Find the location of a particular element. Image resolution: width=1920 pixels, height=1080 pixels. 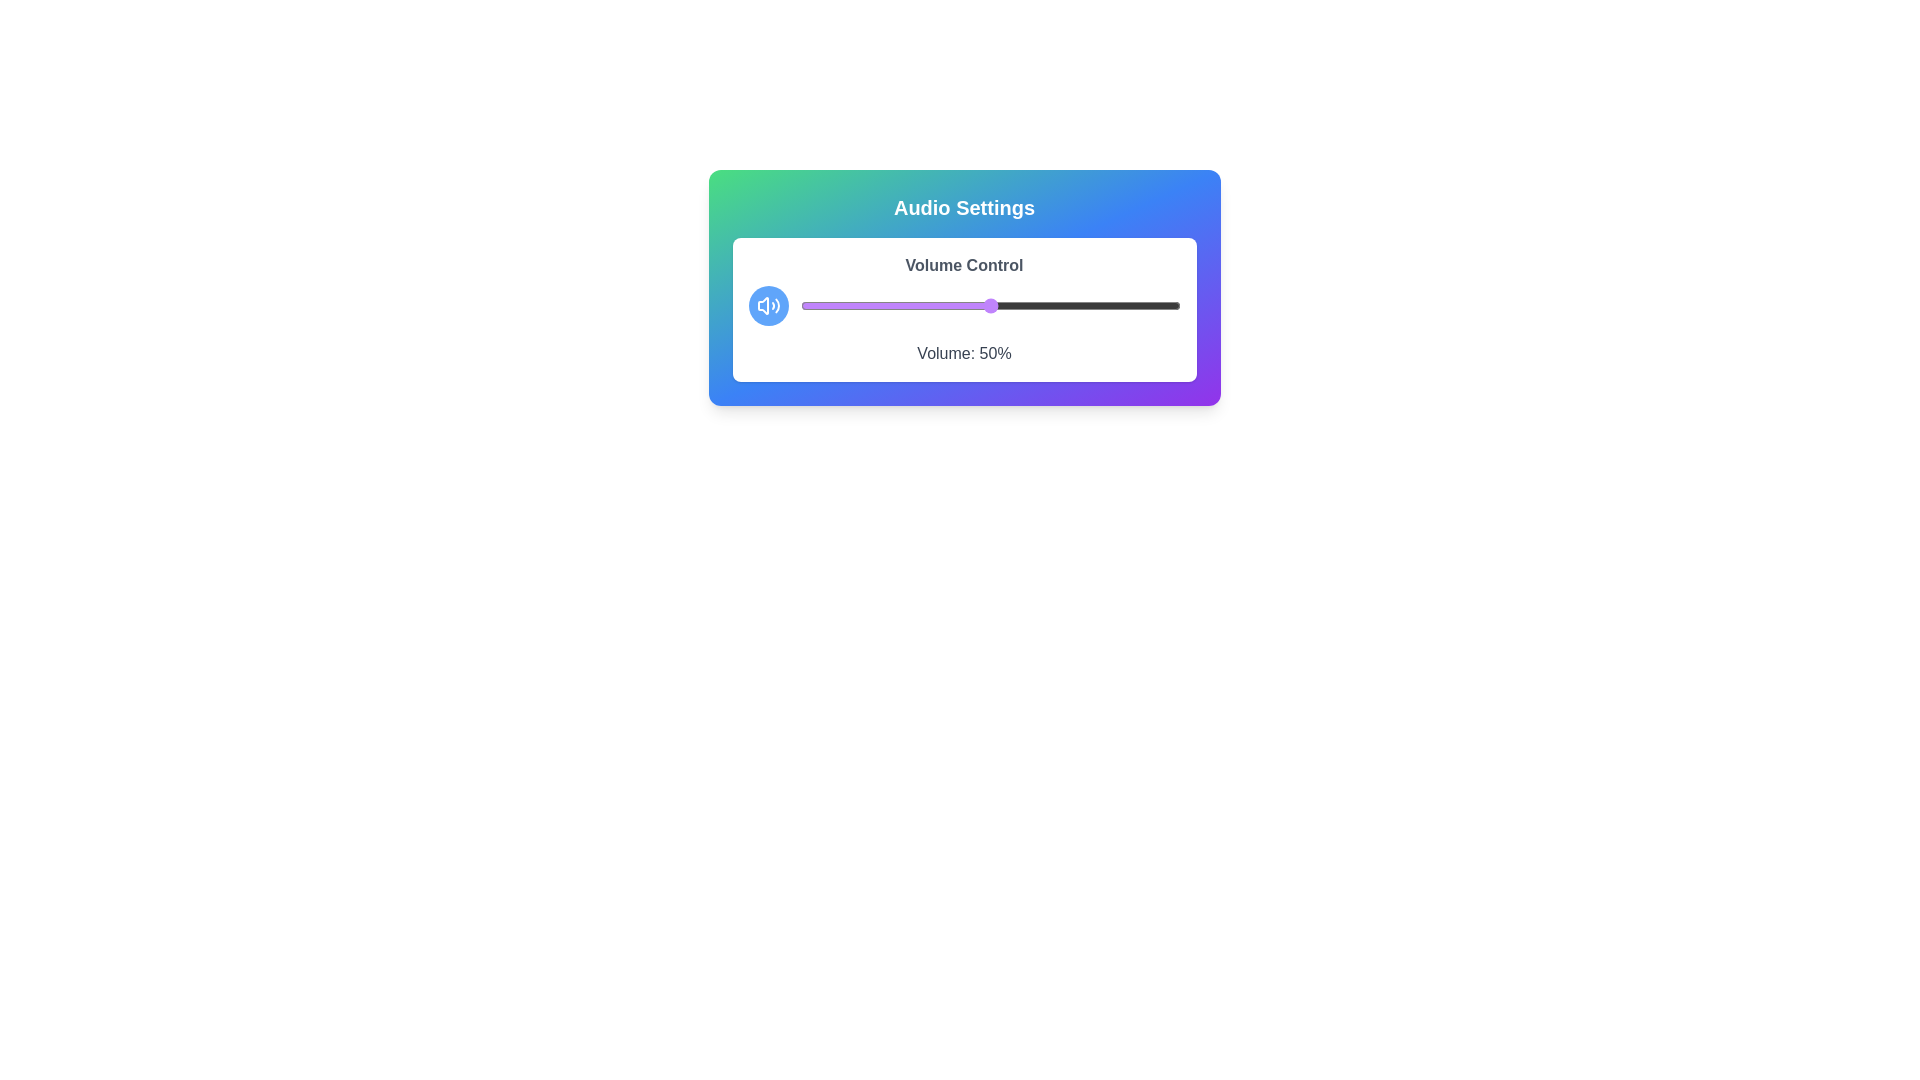

volume is located at coordinates (1142, 305).